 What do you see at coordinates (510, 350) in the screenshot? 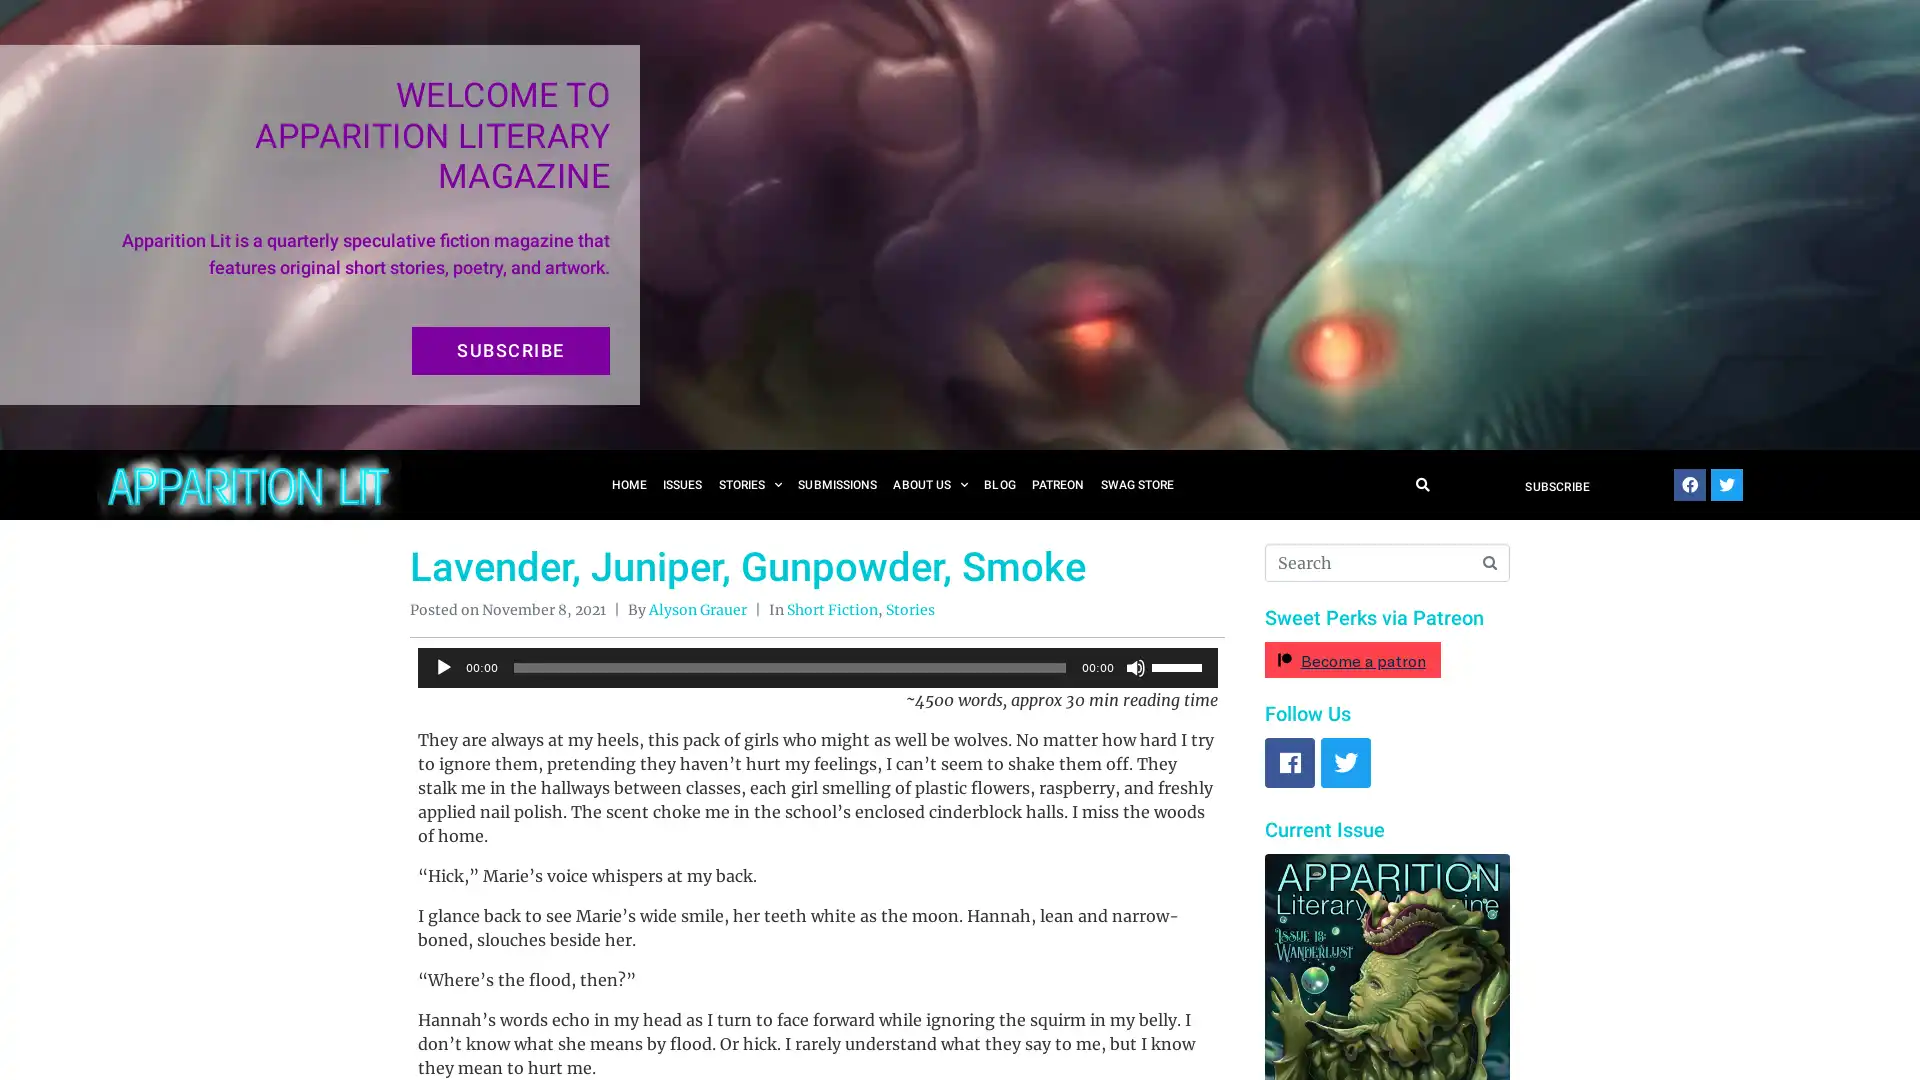
I see `SUBSCRIBE` at bounding box center [510, 350].